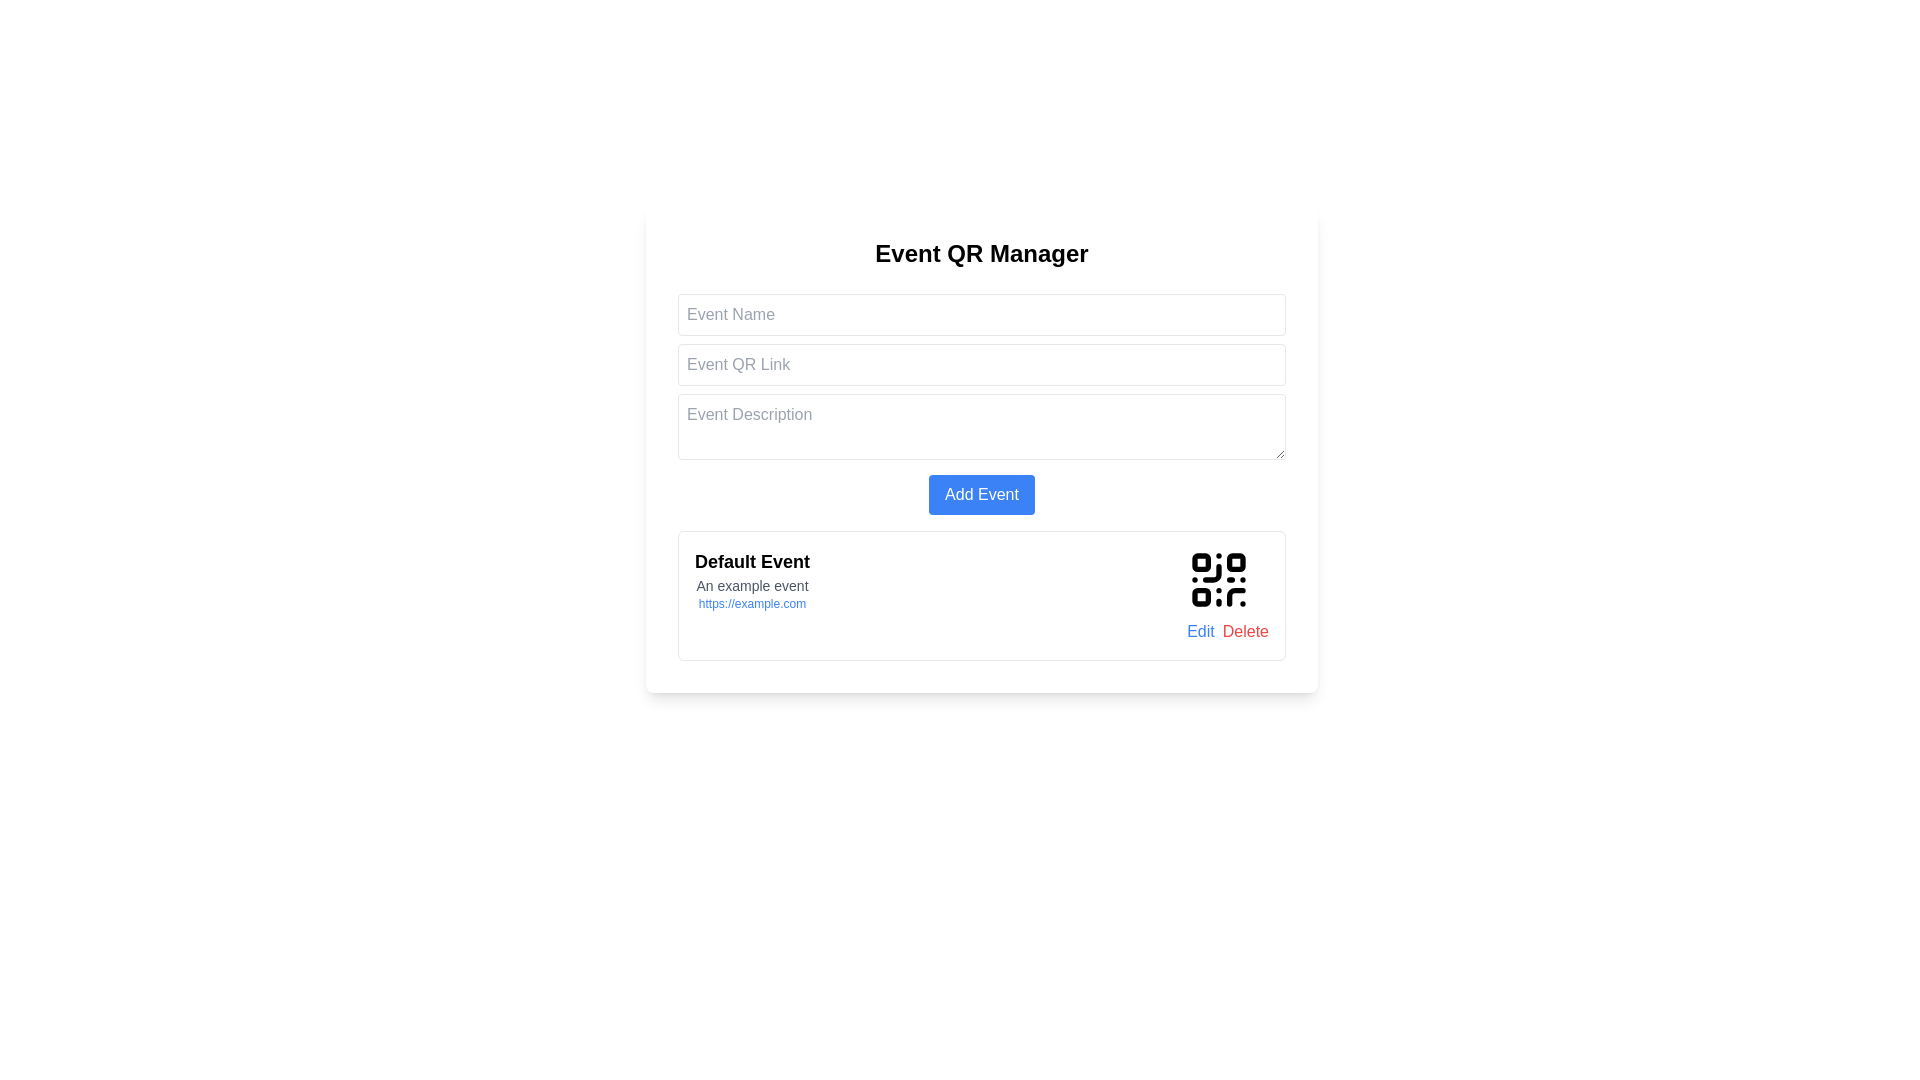 This screenshot has width=1920, height=1080. What do you see at coordinates (1218, 579) in the screenshot?
I see `the stylized QR code icon located on the right side of the 'Default Event' panel, above the 'Edit' and 'Delete' text links, for interaction if permitted` at bounding box center [1218, 579].